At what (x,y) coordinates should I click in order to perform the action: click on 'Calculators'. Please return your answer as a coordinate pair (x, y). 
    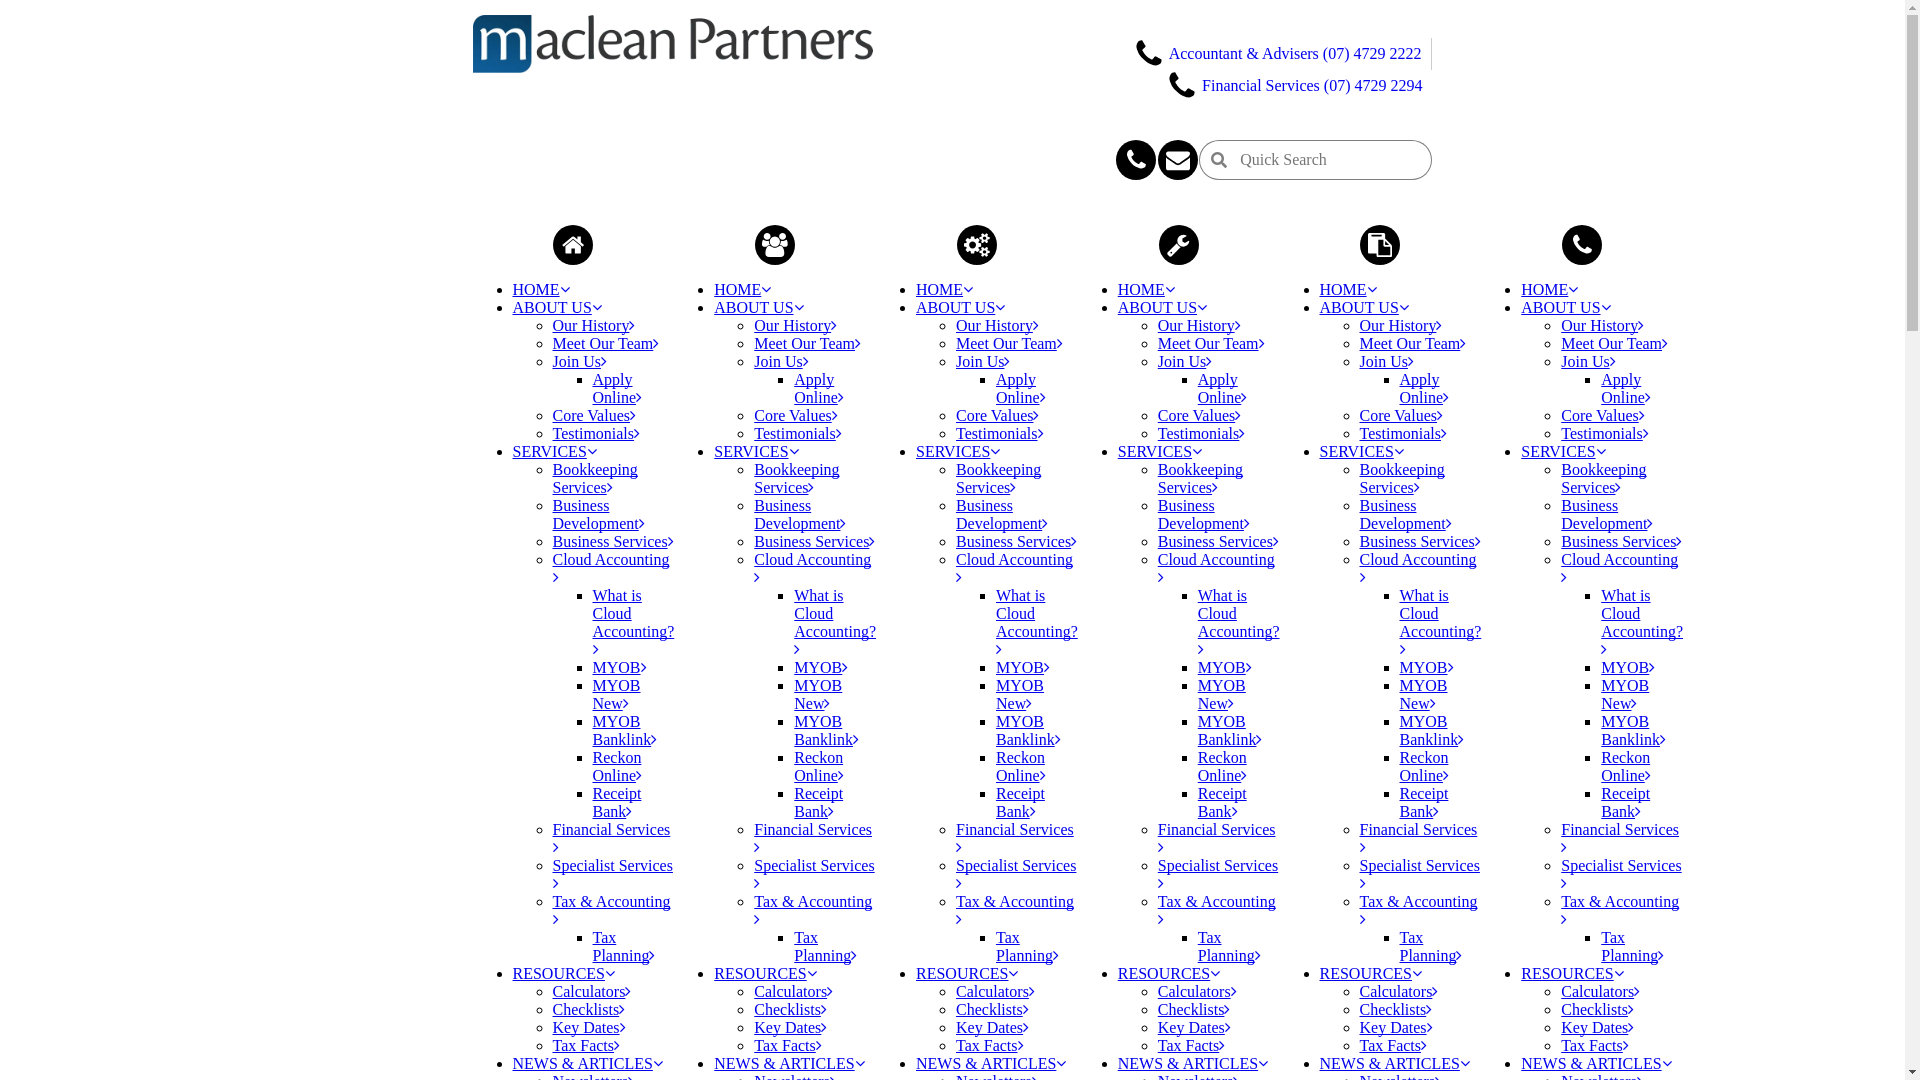
    Looking at the image, I should click on (1197, 991).